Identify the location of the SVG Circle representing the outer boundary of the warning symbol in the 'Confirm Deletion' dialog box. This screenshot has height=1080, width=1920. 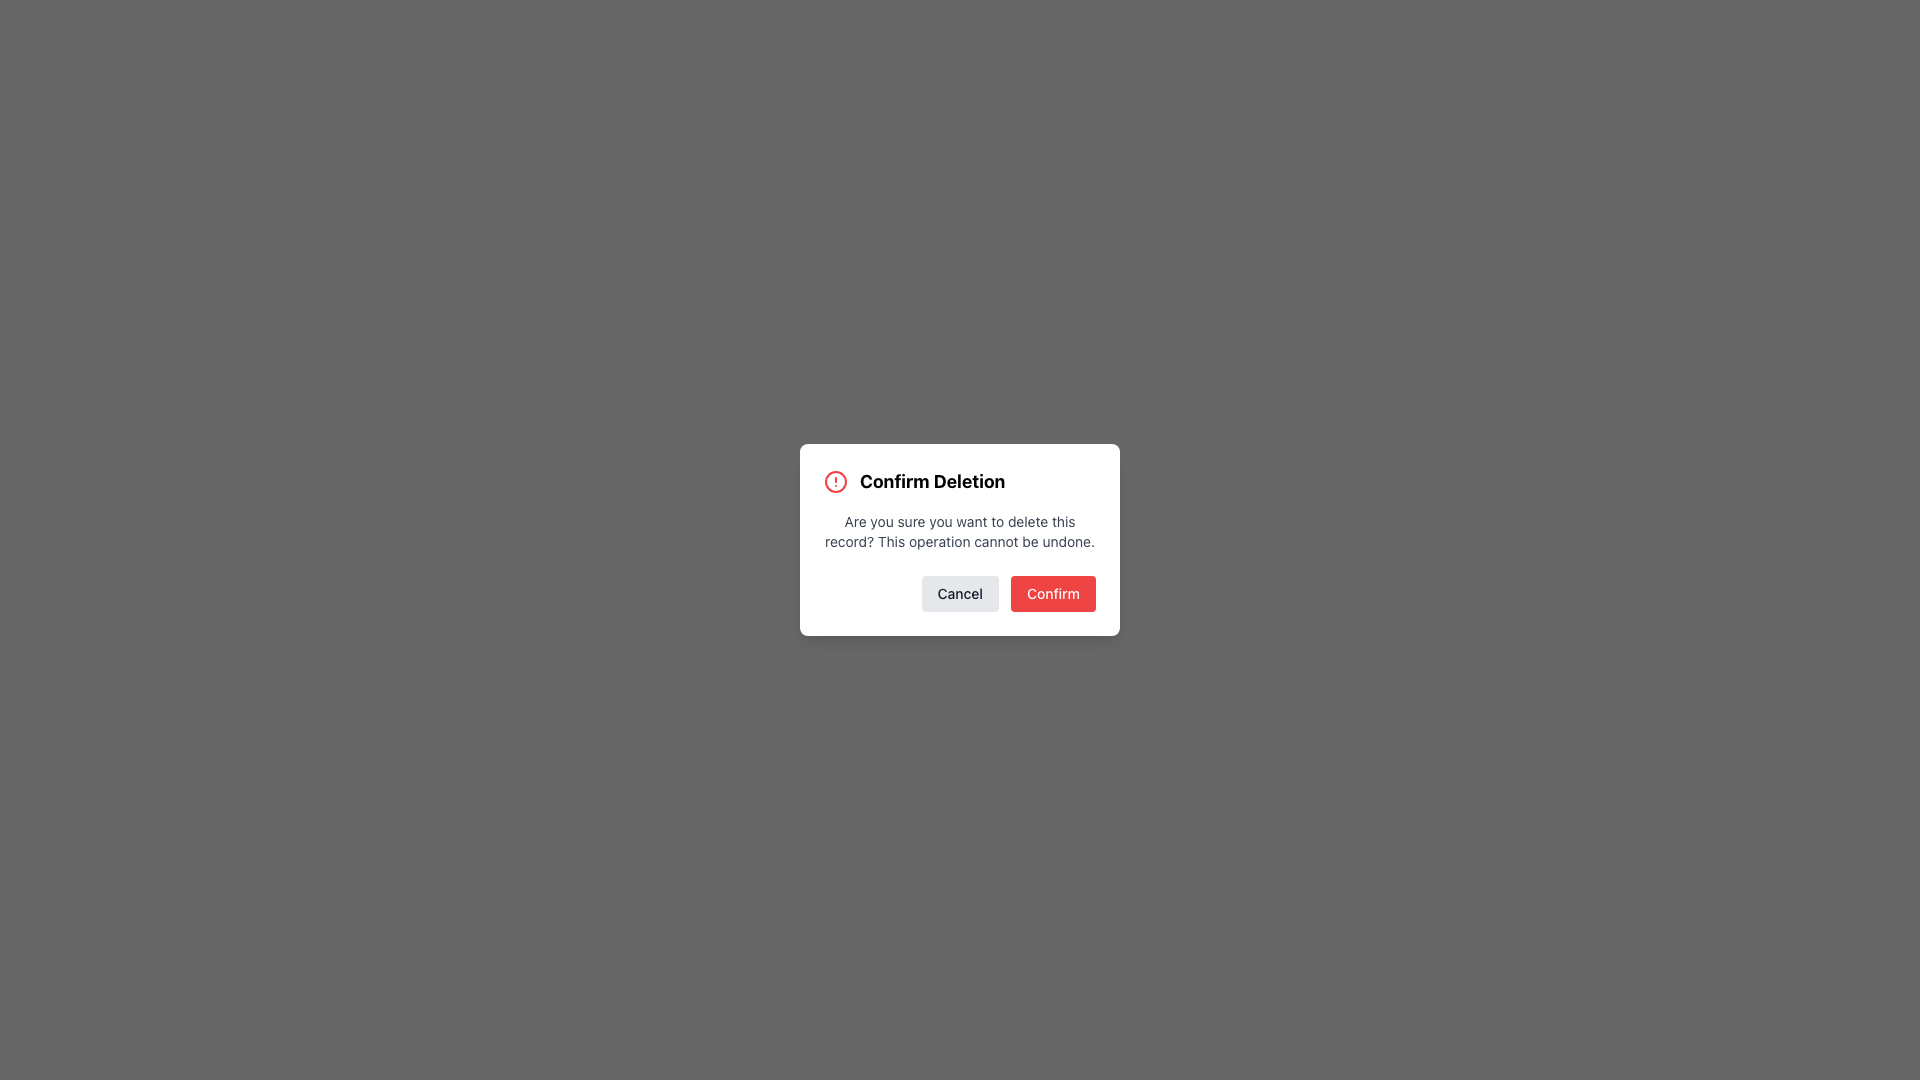
(835, 482).